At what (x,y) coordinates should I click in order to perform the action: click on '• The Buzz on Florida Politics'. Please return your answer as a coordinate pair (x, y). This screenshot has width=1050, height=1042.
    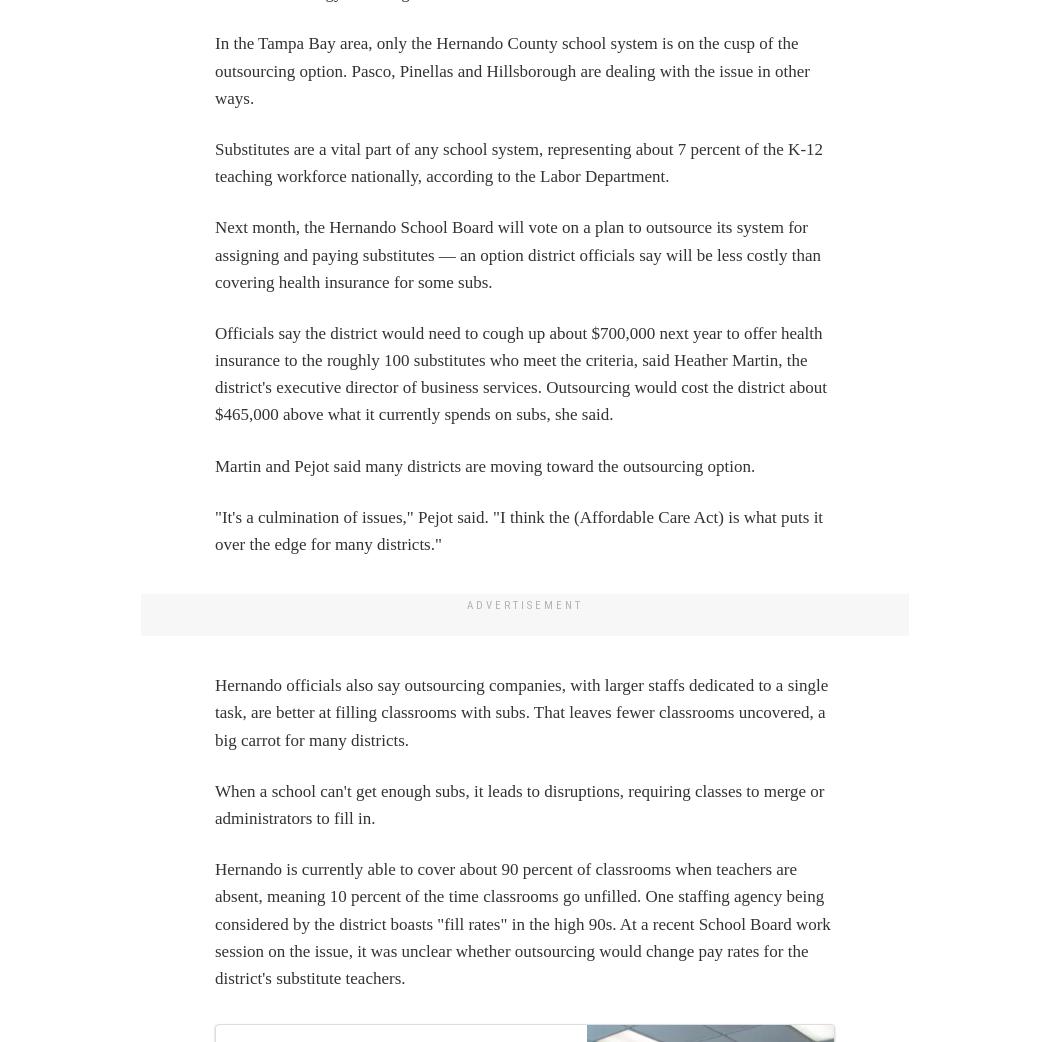
    Looking at the image, I should click on (100, 218).